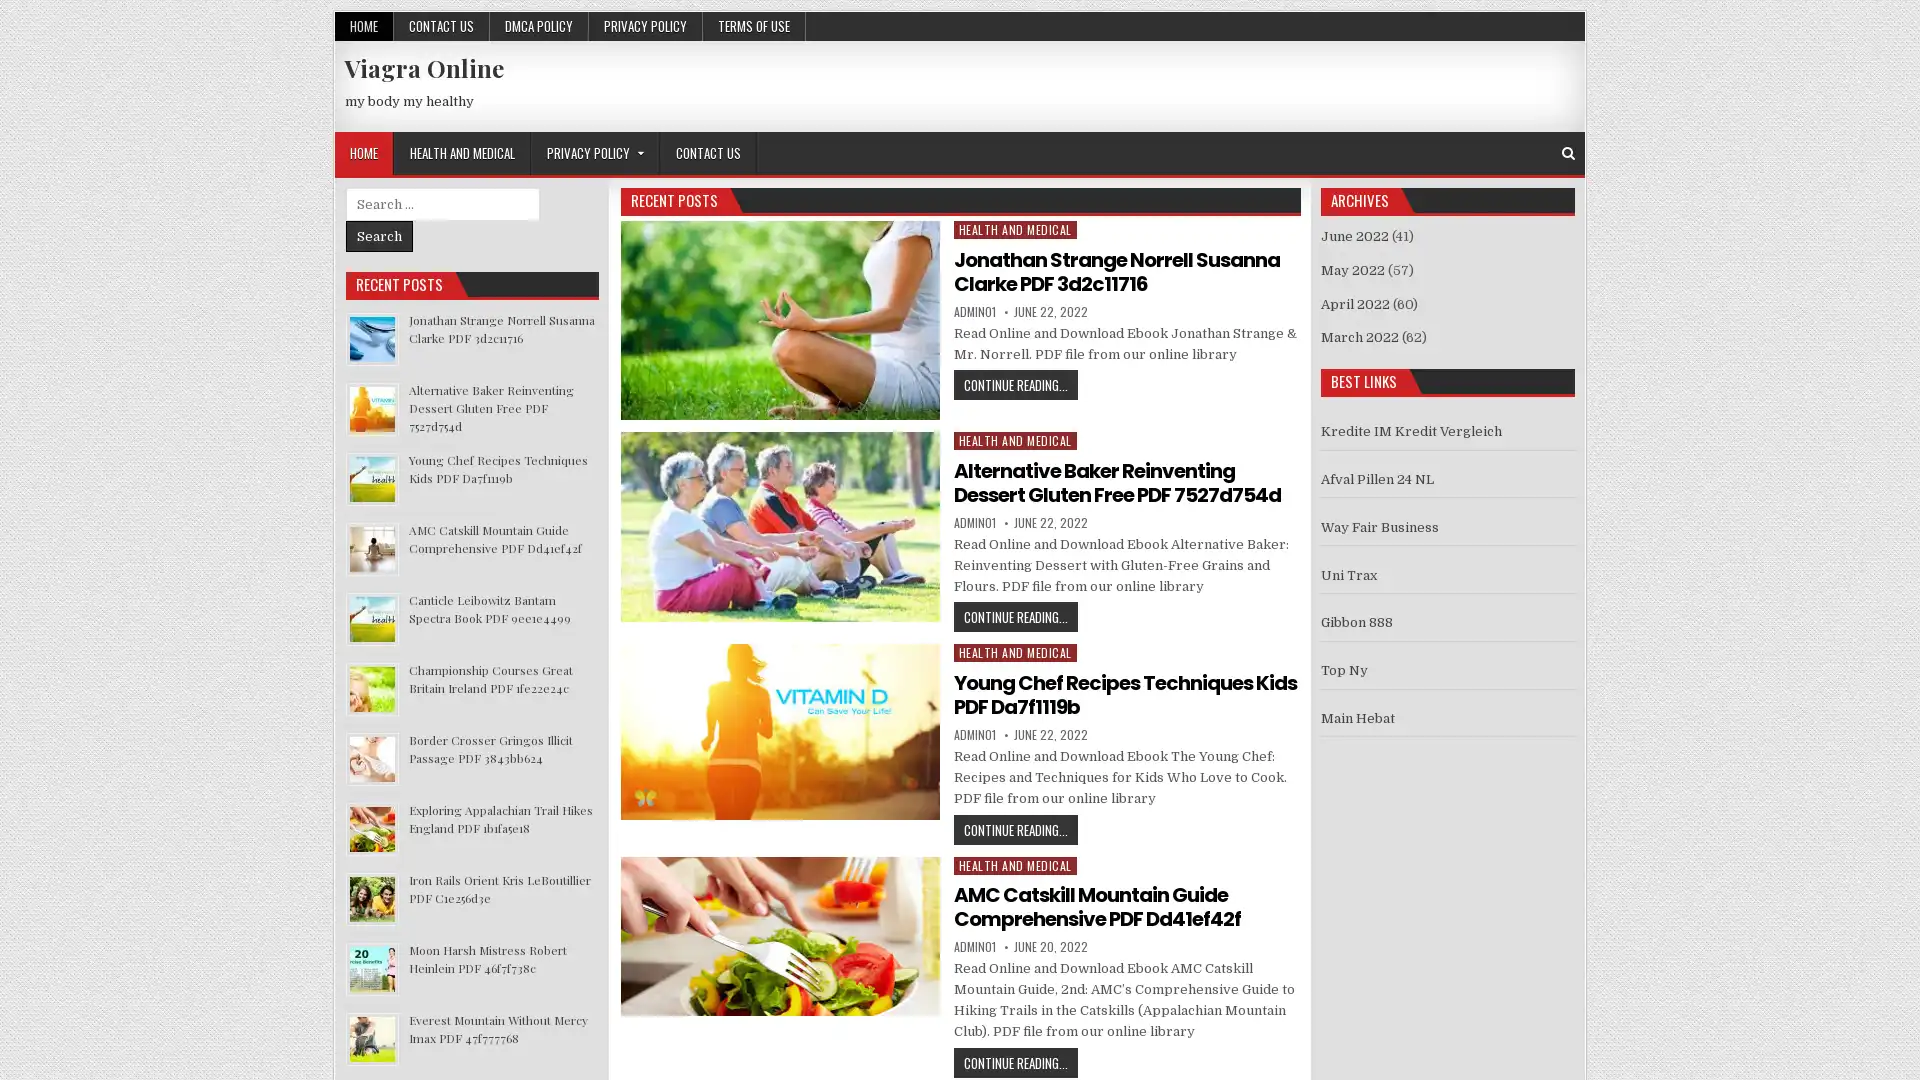  Describe the element at coordinates (378, 235) in the screenshot. I see `Search` at that location.